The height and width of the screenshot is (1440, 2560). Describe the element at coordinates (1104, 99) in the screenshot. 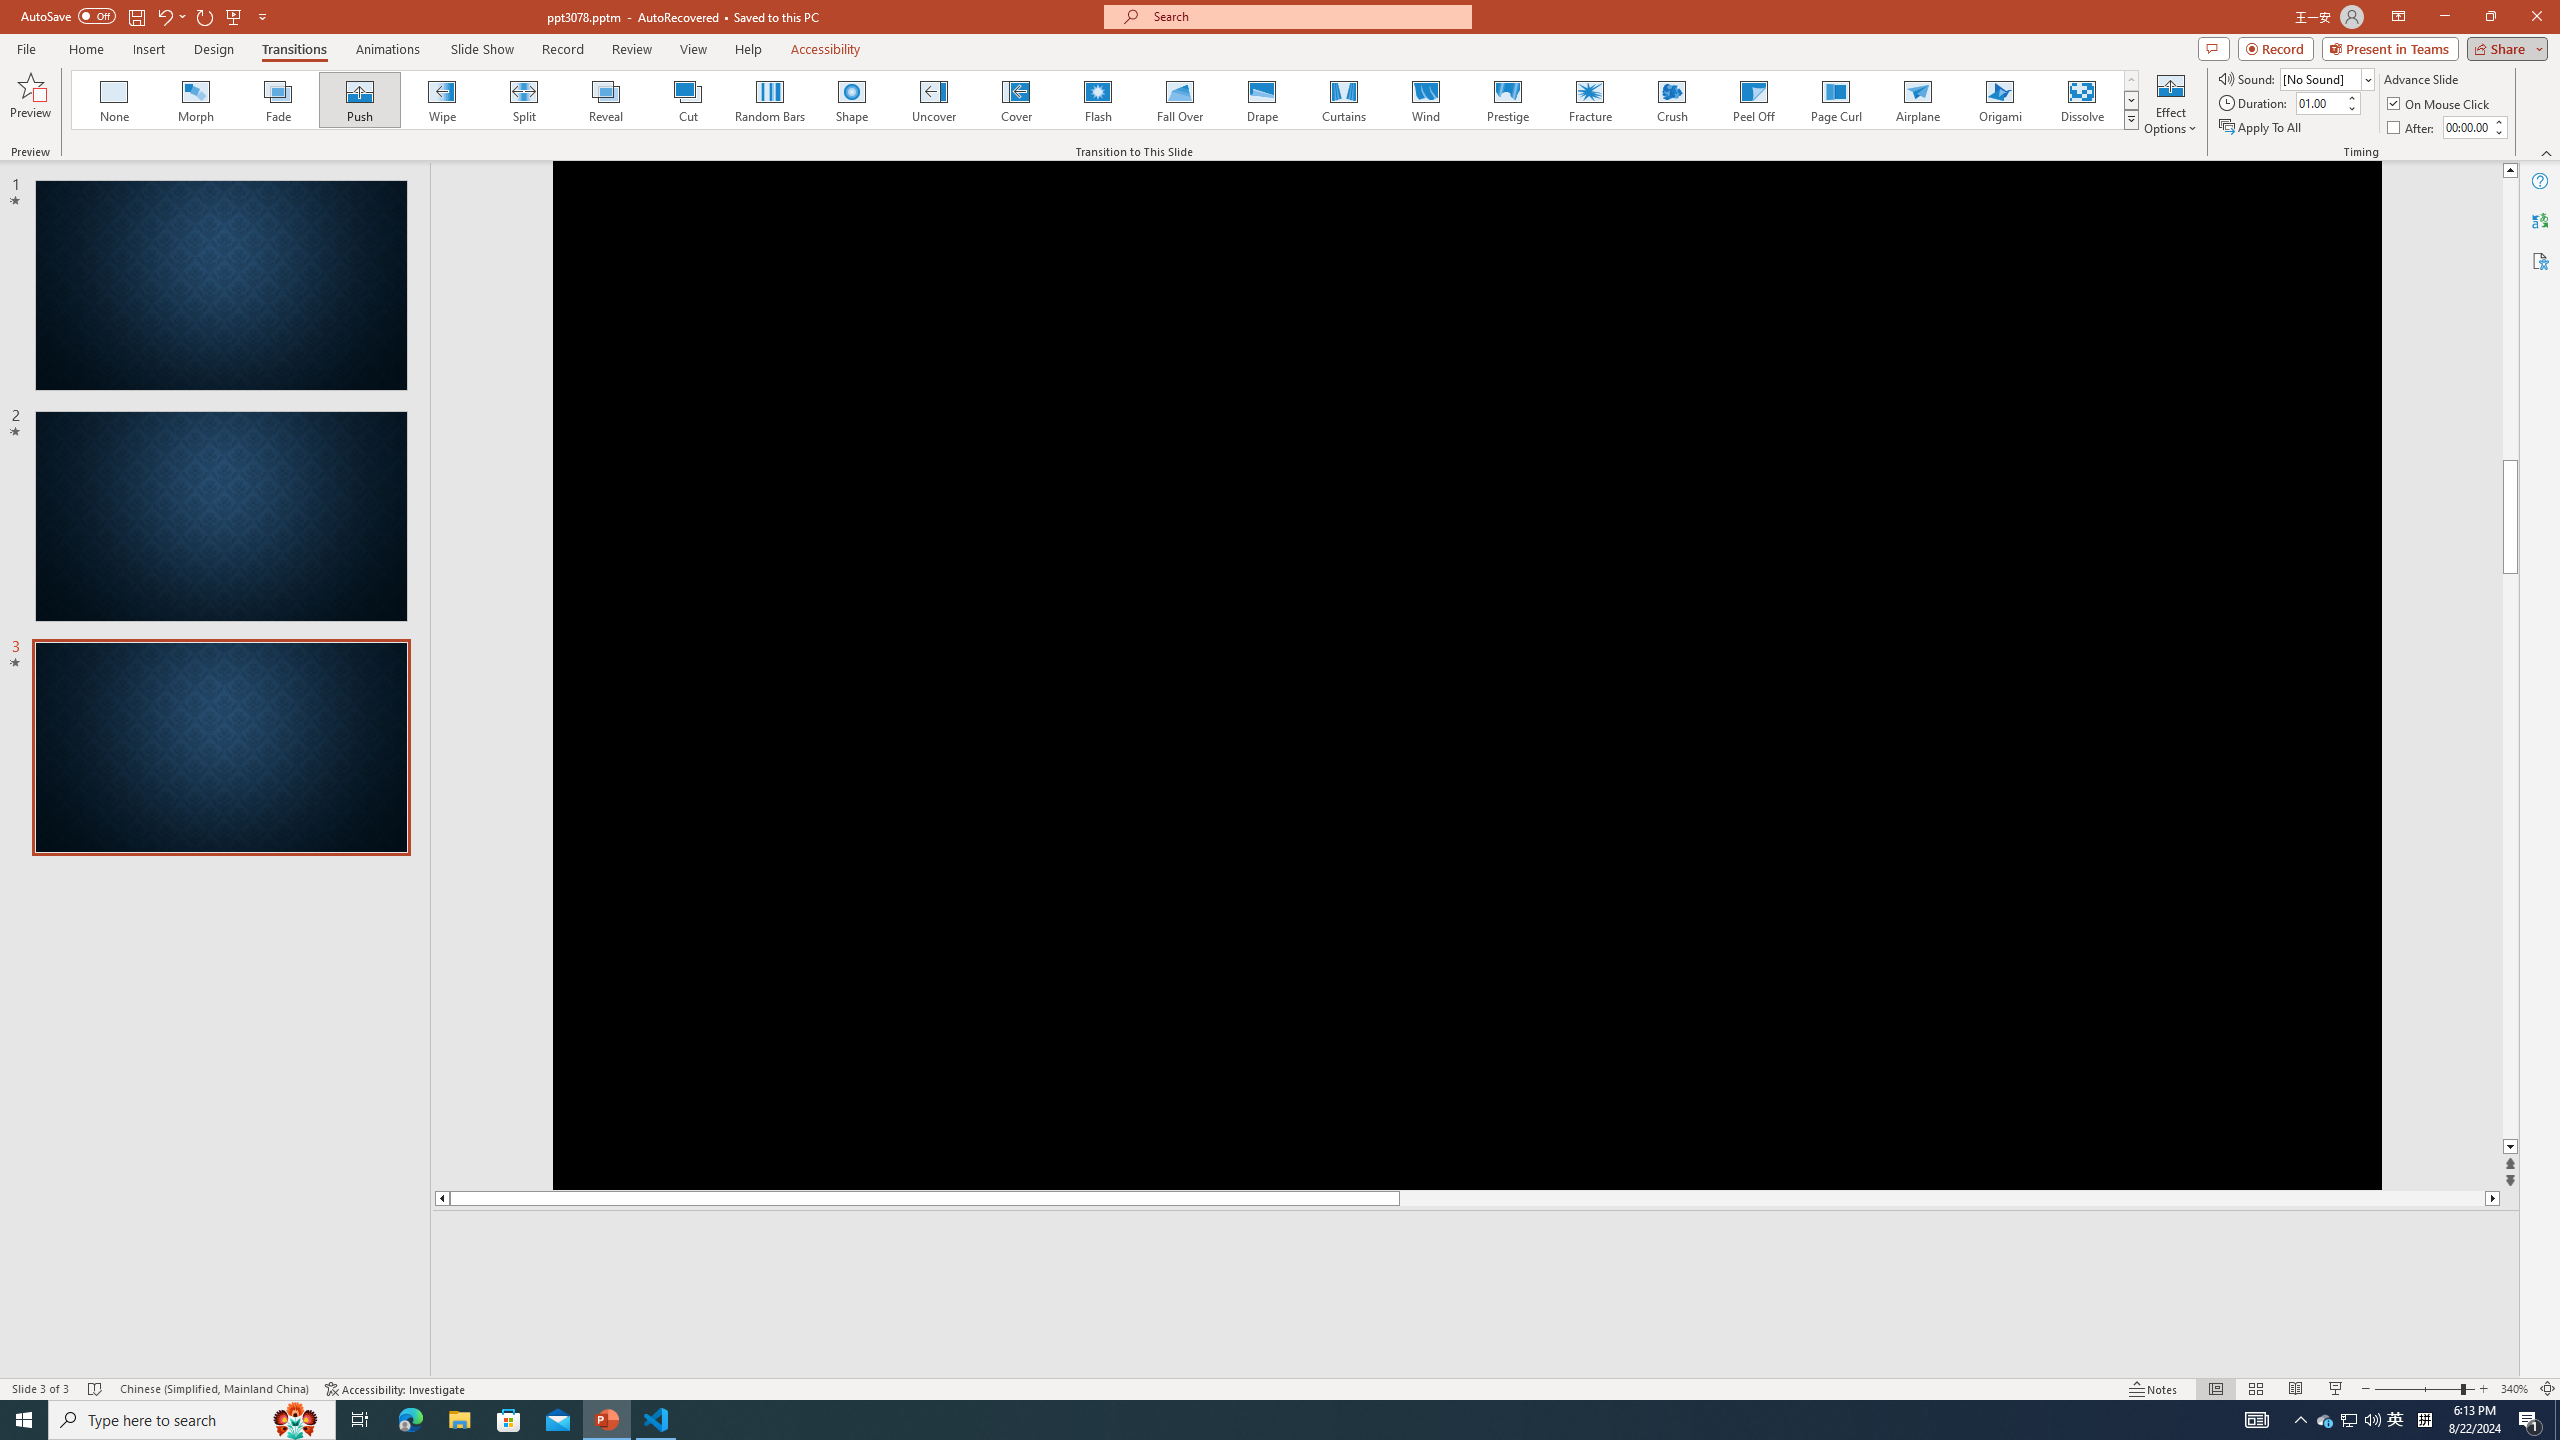

I see `'AutomationID: AnimationTransitionGallery'` at that location.